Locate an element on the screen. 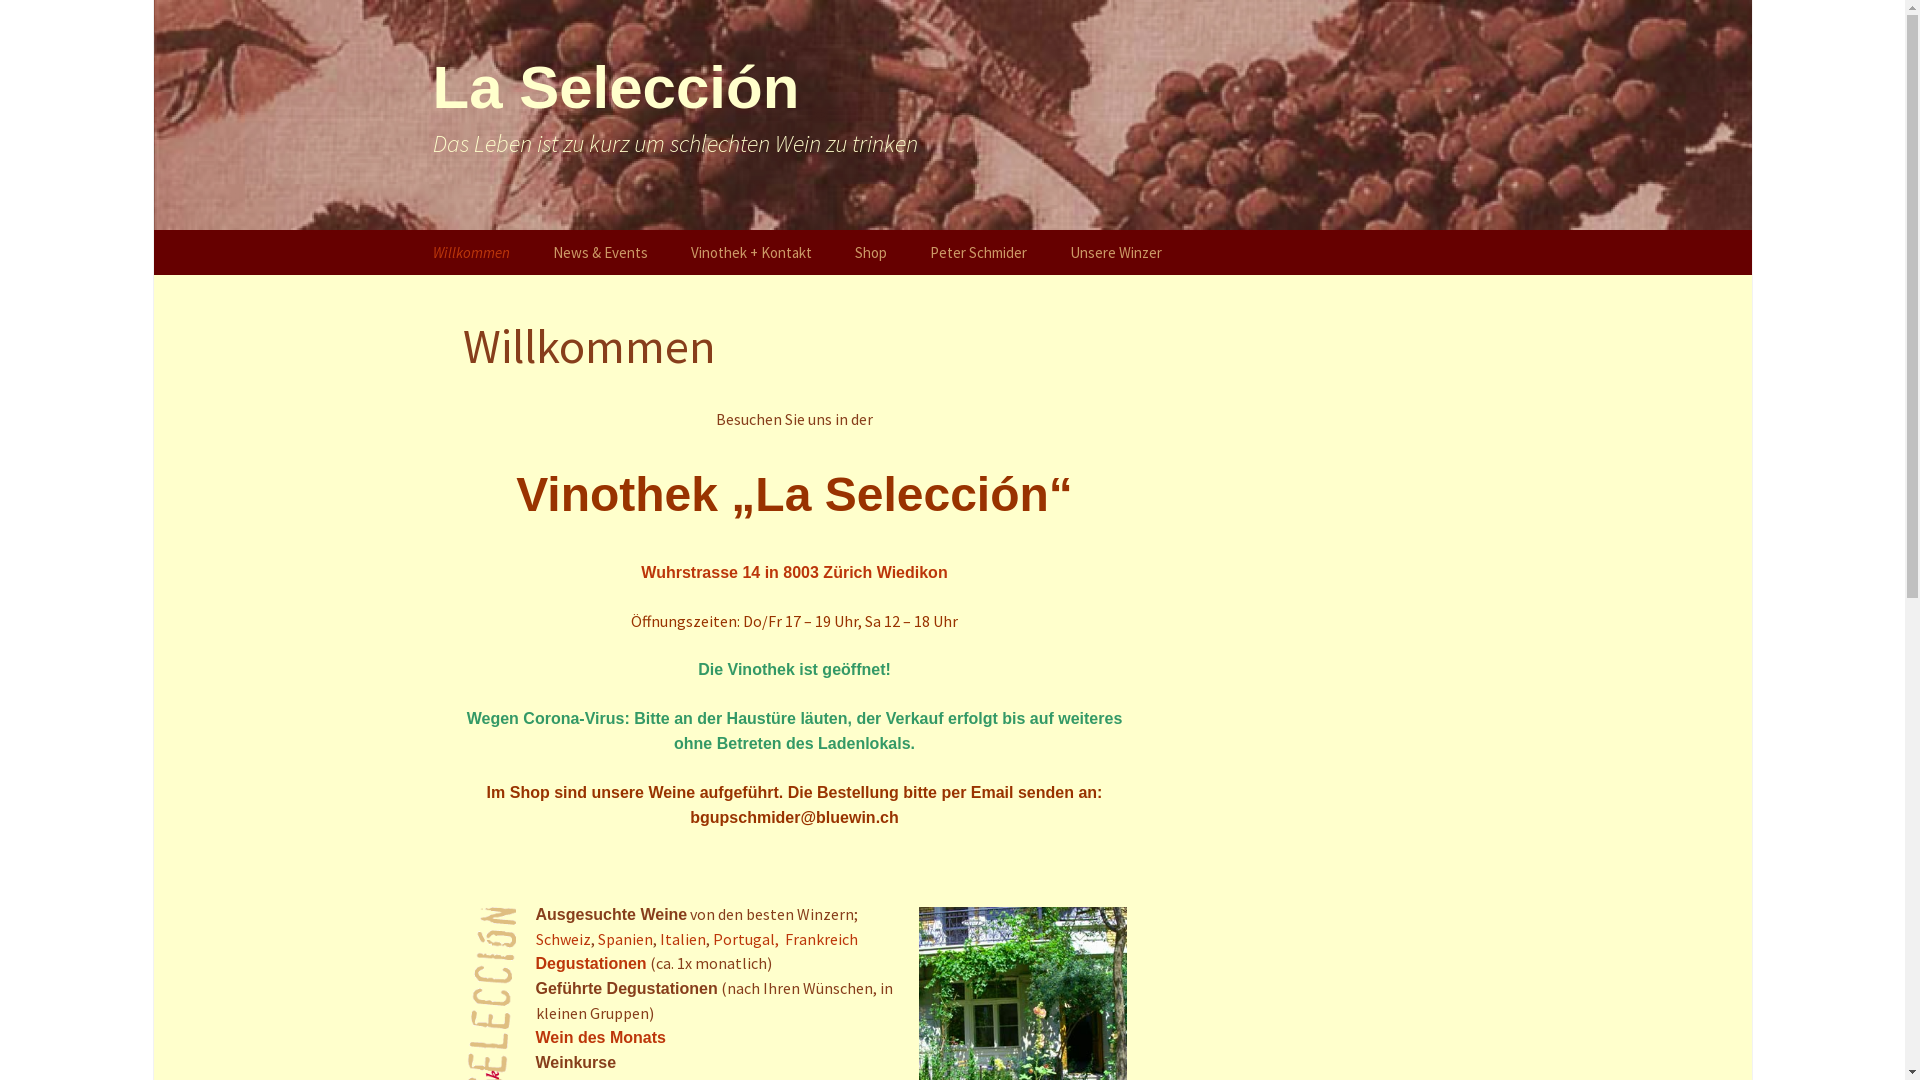 This screenshot has height=1080, width=1920. 'Willkommen' is located at coordinates (469, 251).